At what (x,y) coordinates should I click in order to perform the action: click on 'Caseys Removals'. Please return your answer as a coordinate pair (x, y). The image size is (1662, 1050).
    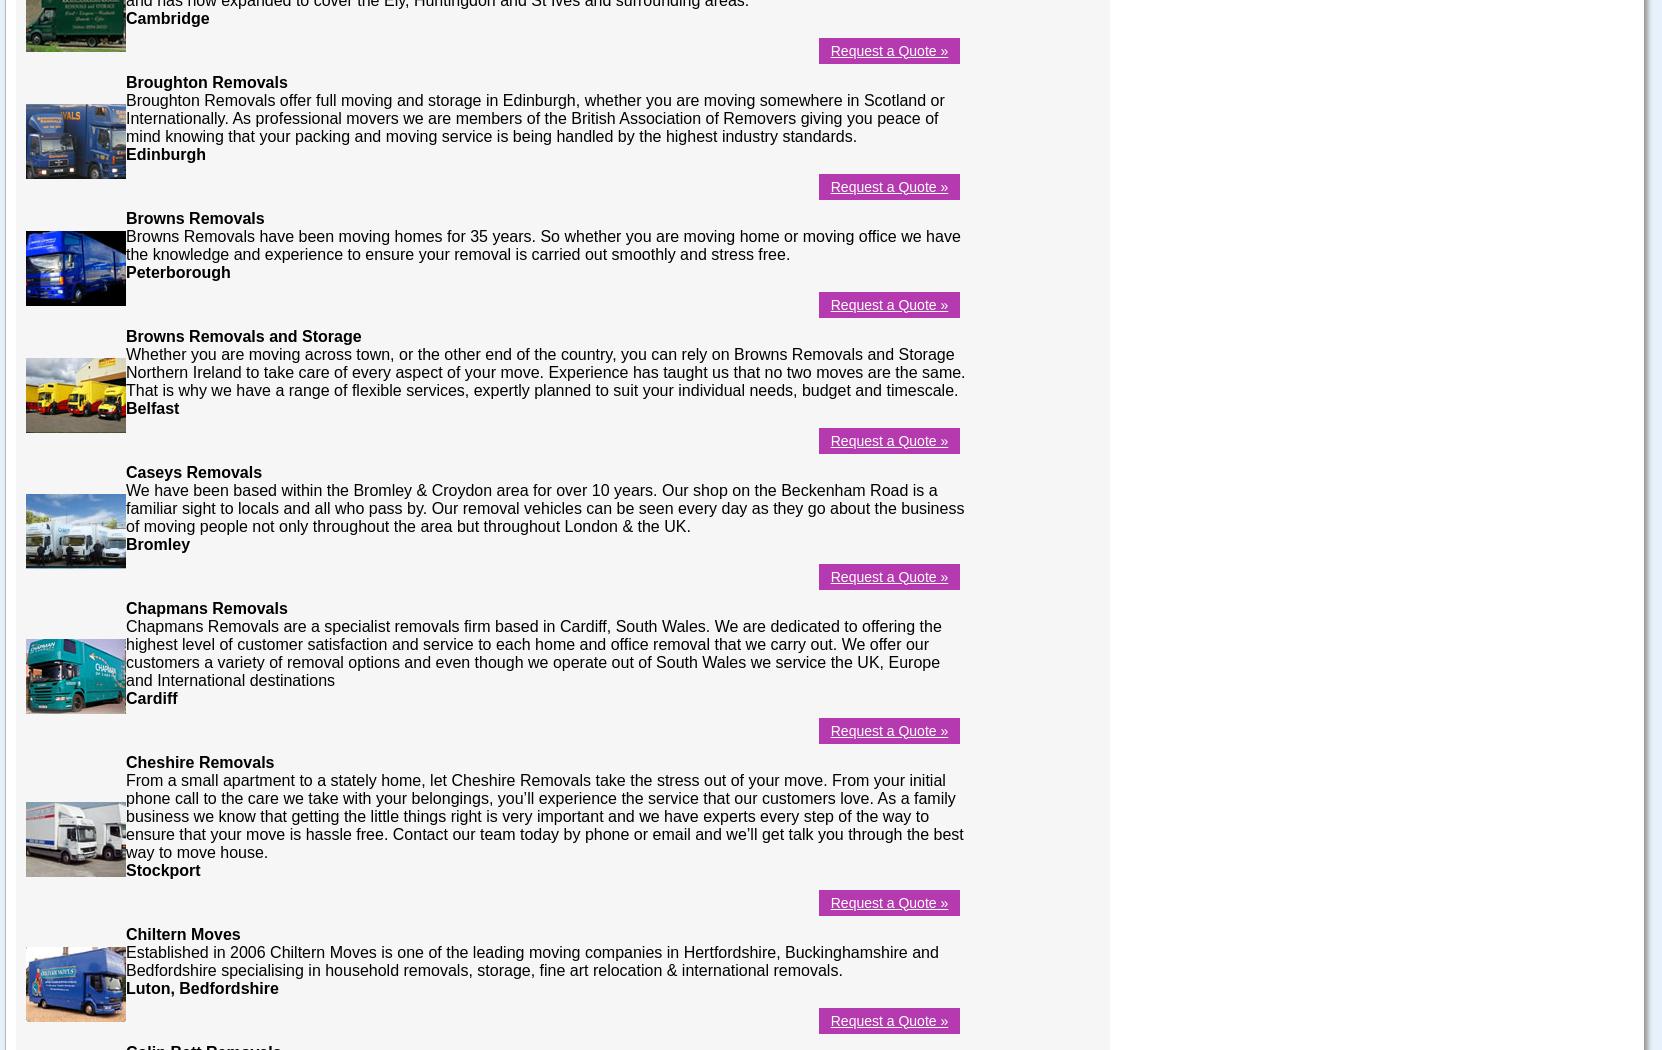
    Looking at the image, I should click on (192, 471).